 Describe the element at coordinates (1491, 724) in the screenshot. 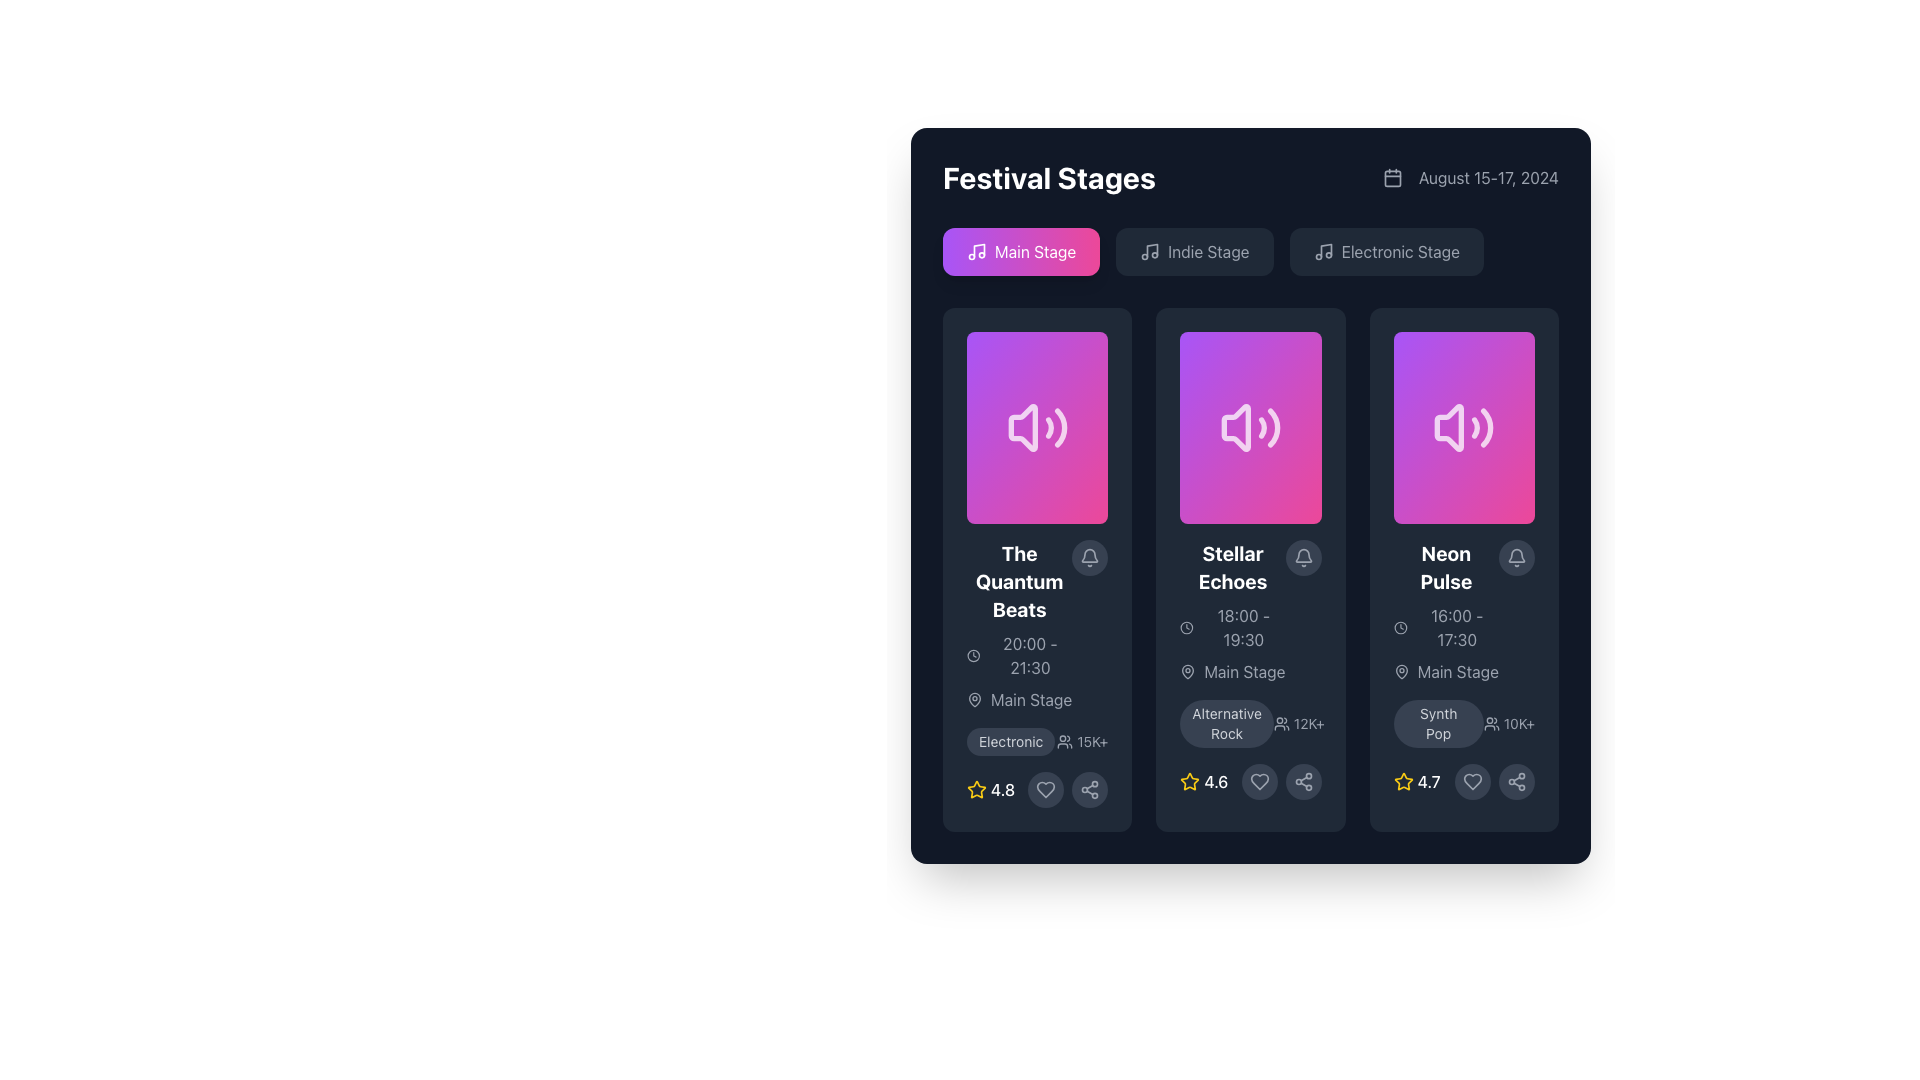

I see `the icon that represents the user count for the event 'Neon Pulse', located to the left of the text '10K+'` at that location.